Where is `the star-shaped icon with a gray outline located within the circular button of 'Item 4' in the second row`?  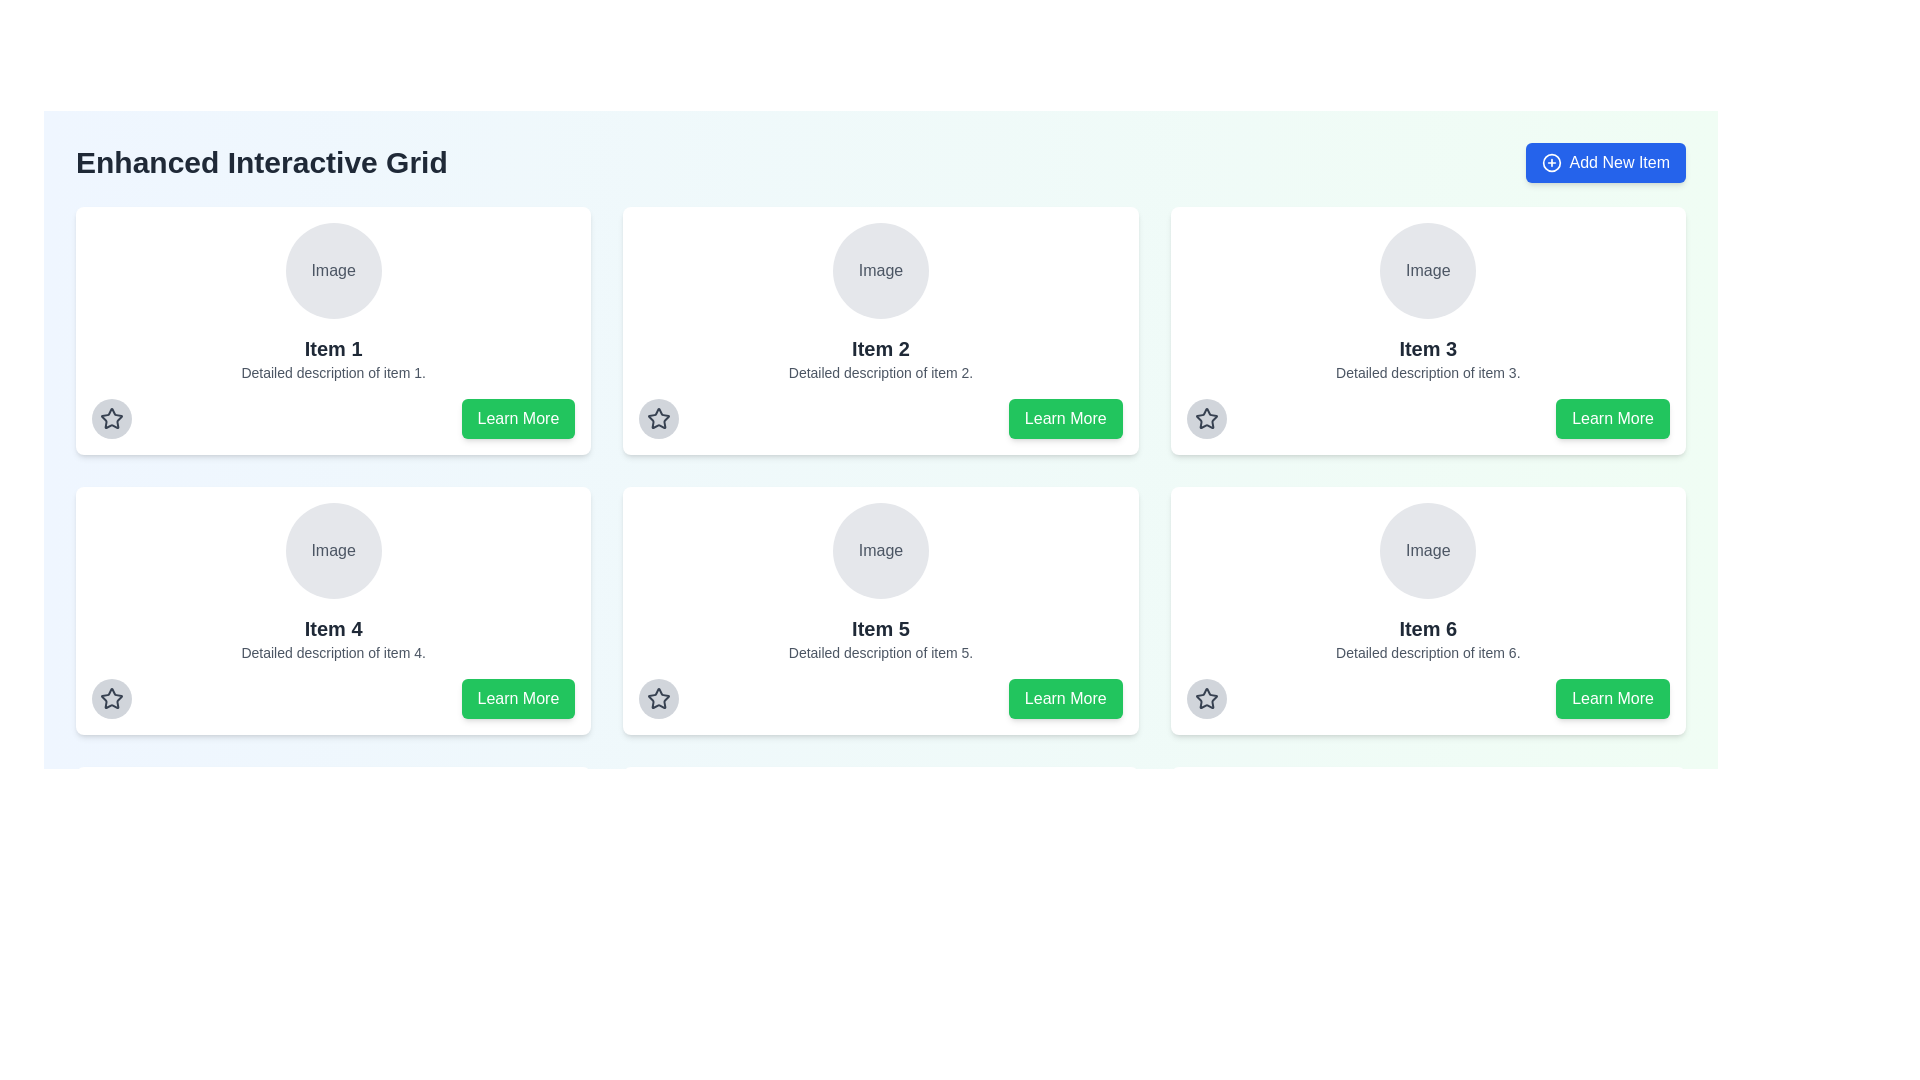 the star-shaped icon with a gray outline located within the circular button of 'Item 4' in the second row is located at coordinates (110, 418).